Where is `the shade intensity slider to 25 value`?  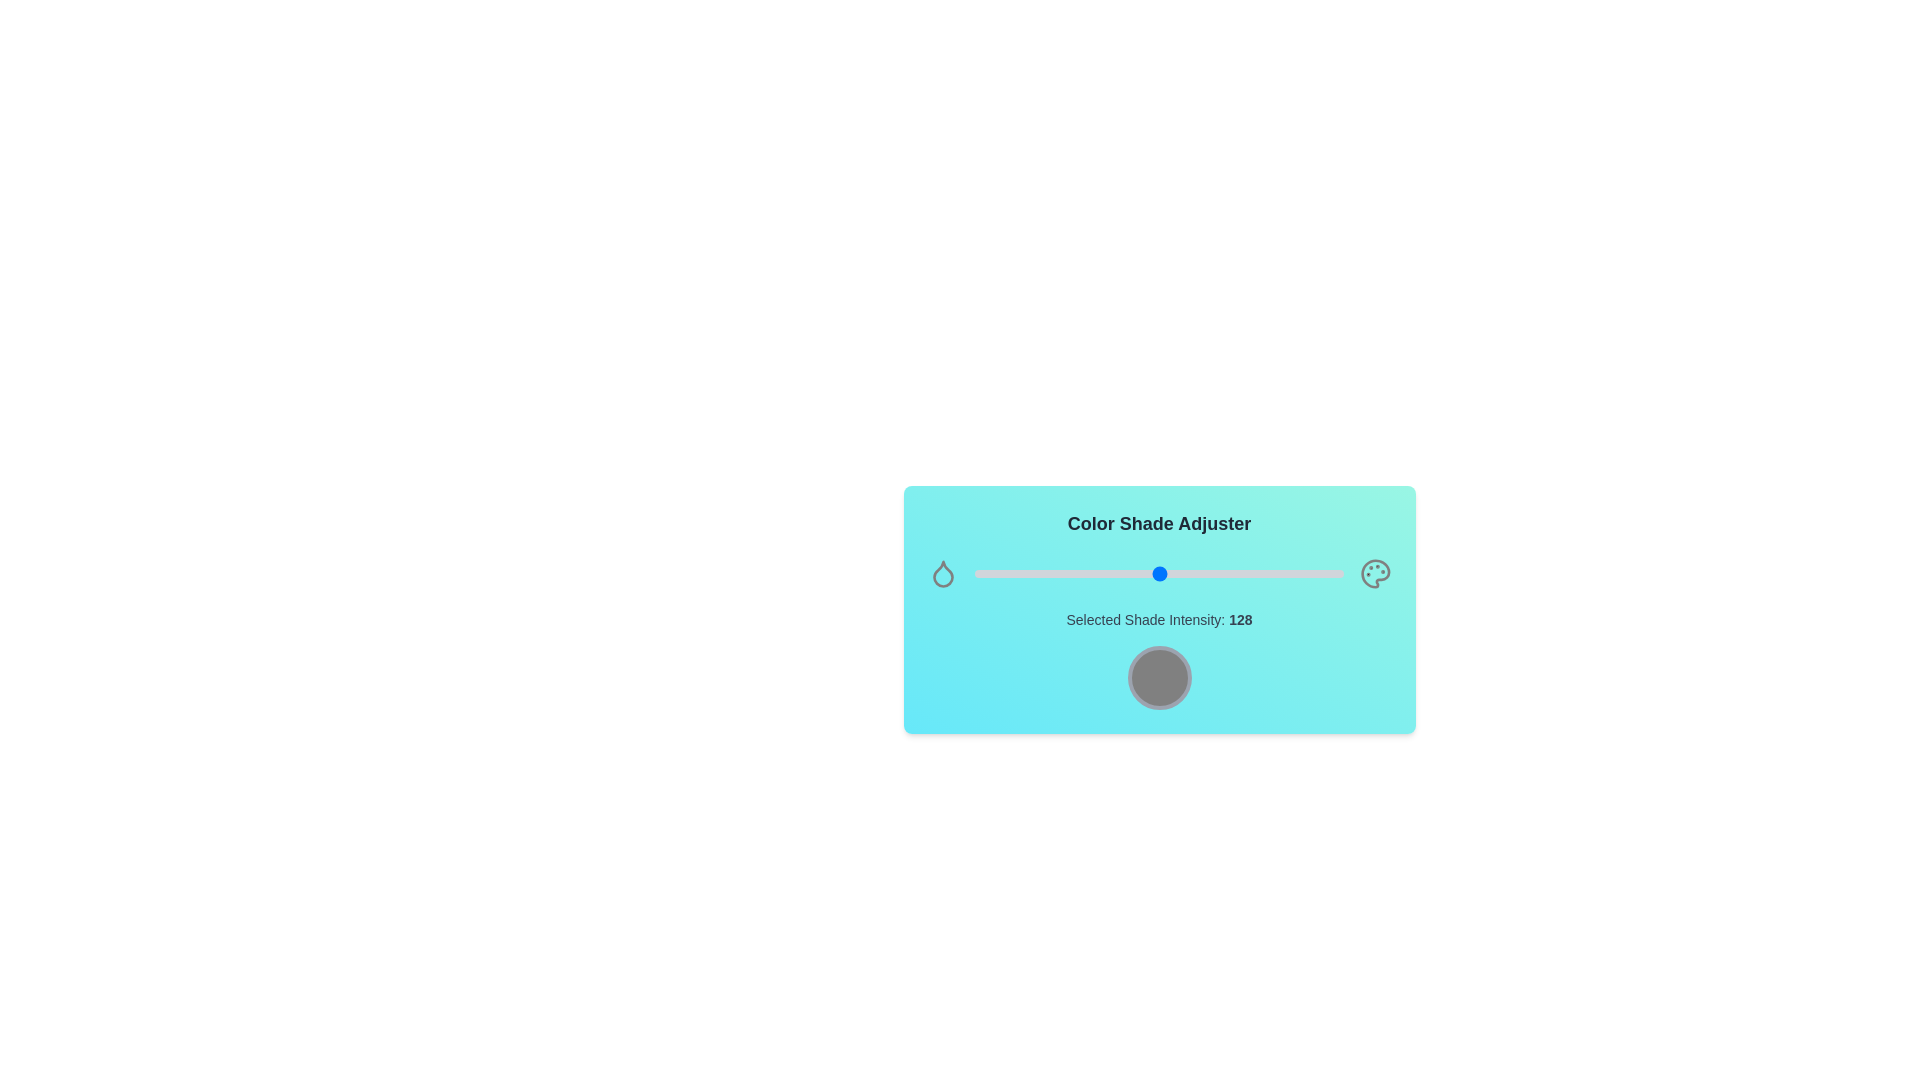 the shade intensity slider to 25 value is located at coordinates (1011, 574).